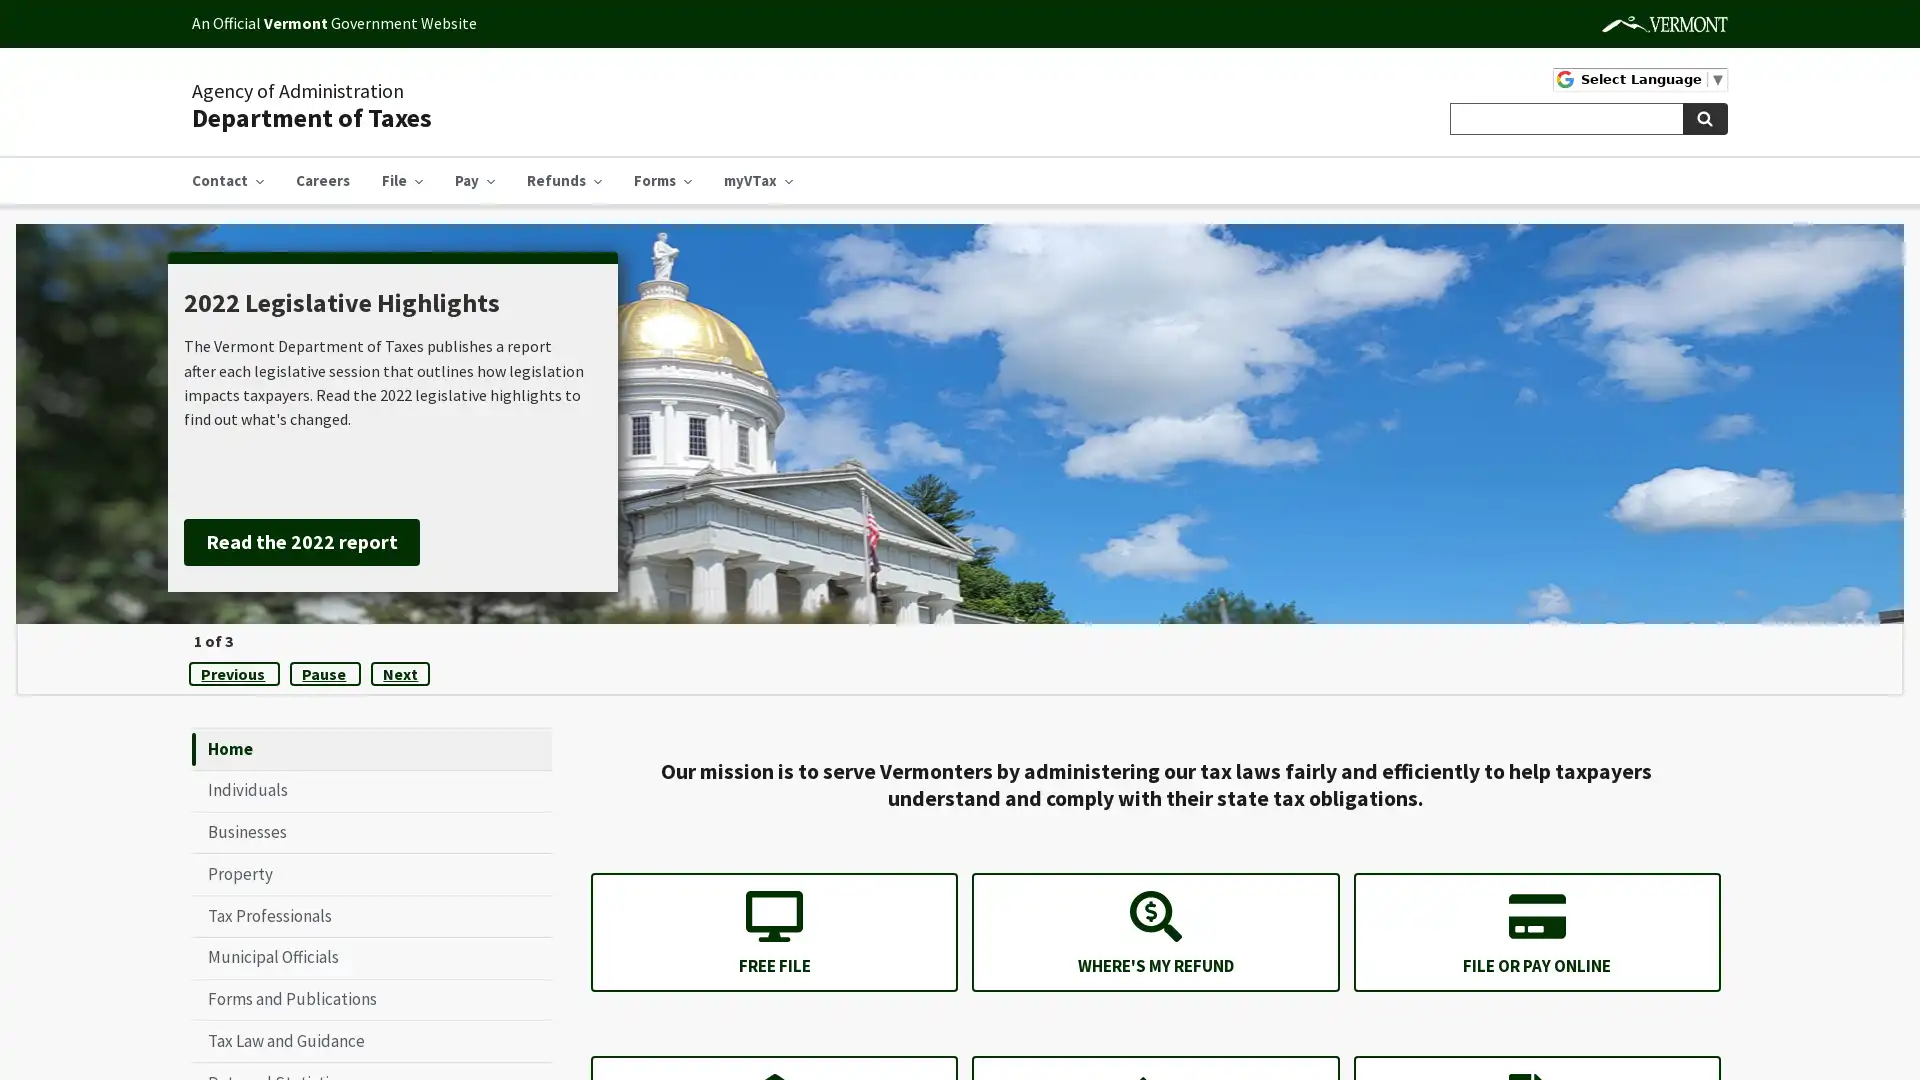  What do you see at coordinates (401, 181) in the screenshot?
I see `File` at bounding box center [401, 181].